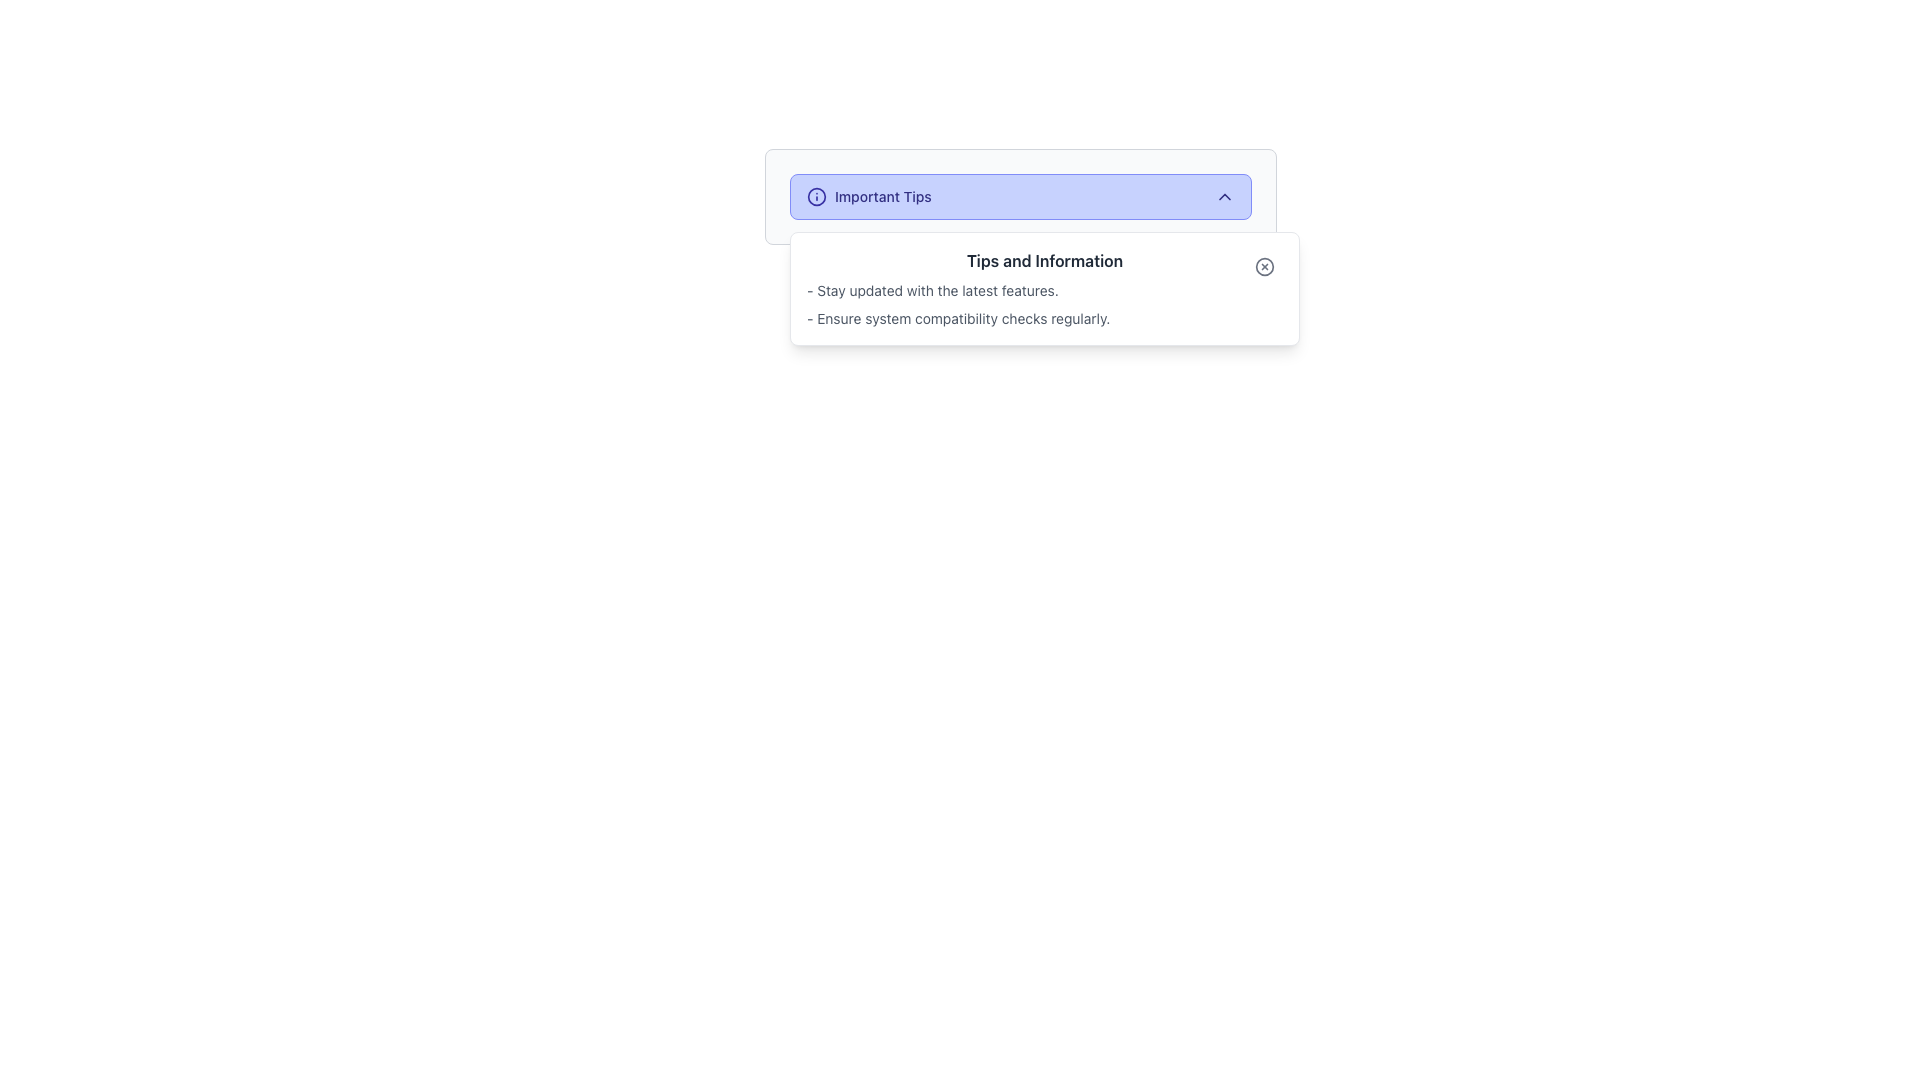  Describe the element at coordinates (1044, 290) in the screenshot. I see `text element that provides tips and instructions for staying updated with the latest features, located as the first list item under 'Tips and Information.'` at that location.